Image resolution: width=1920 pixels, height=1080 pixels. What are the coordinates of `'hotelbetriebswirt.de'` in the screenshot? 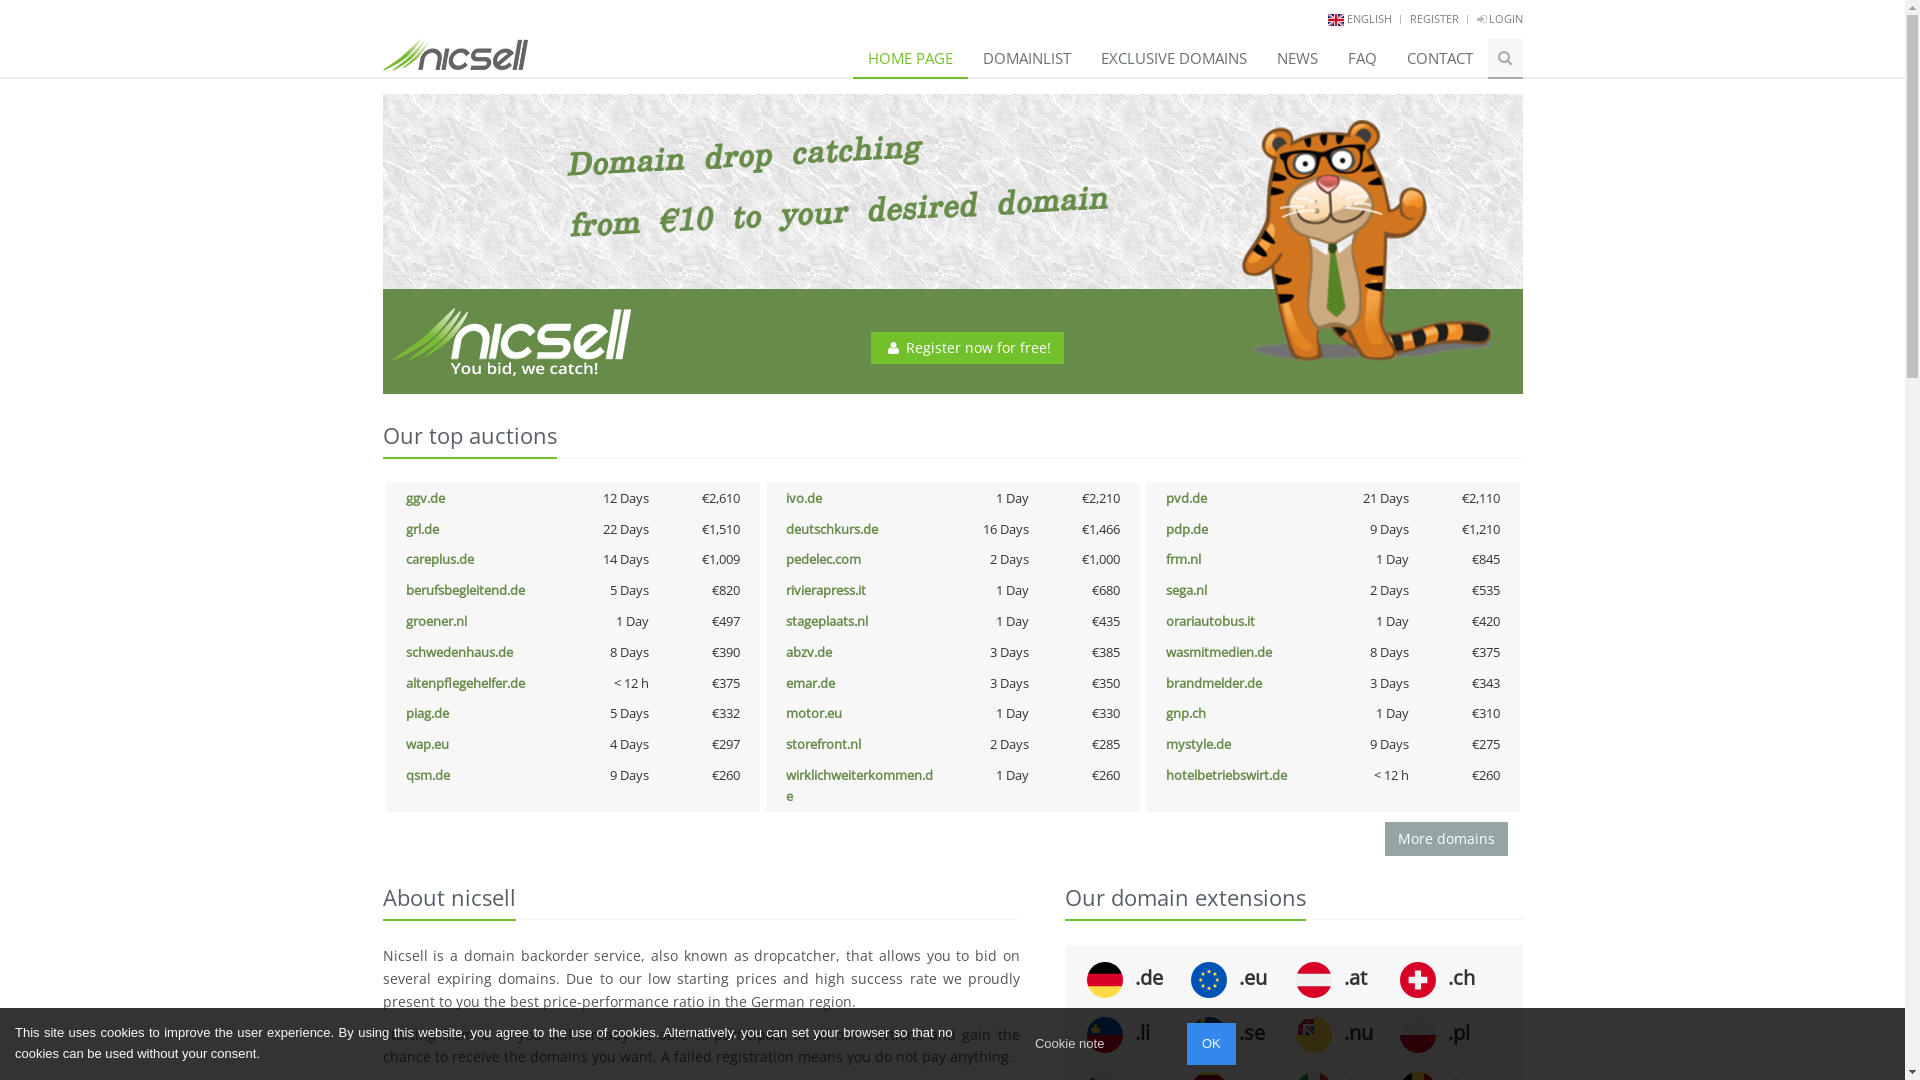 It's located at (1225, 774).